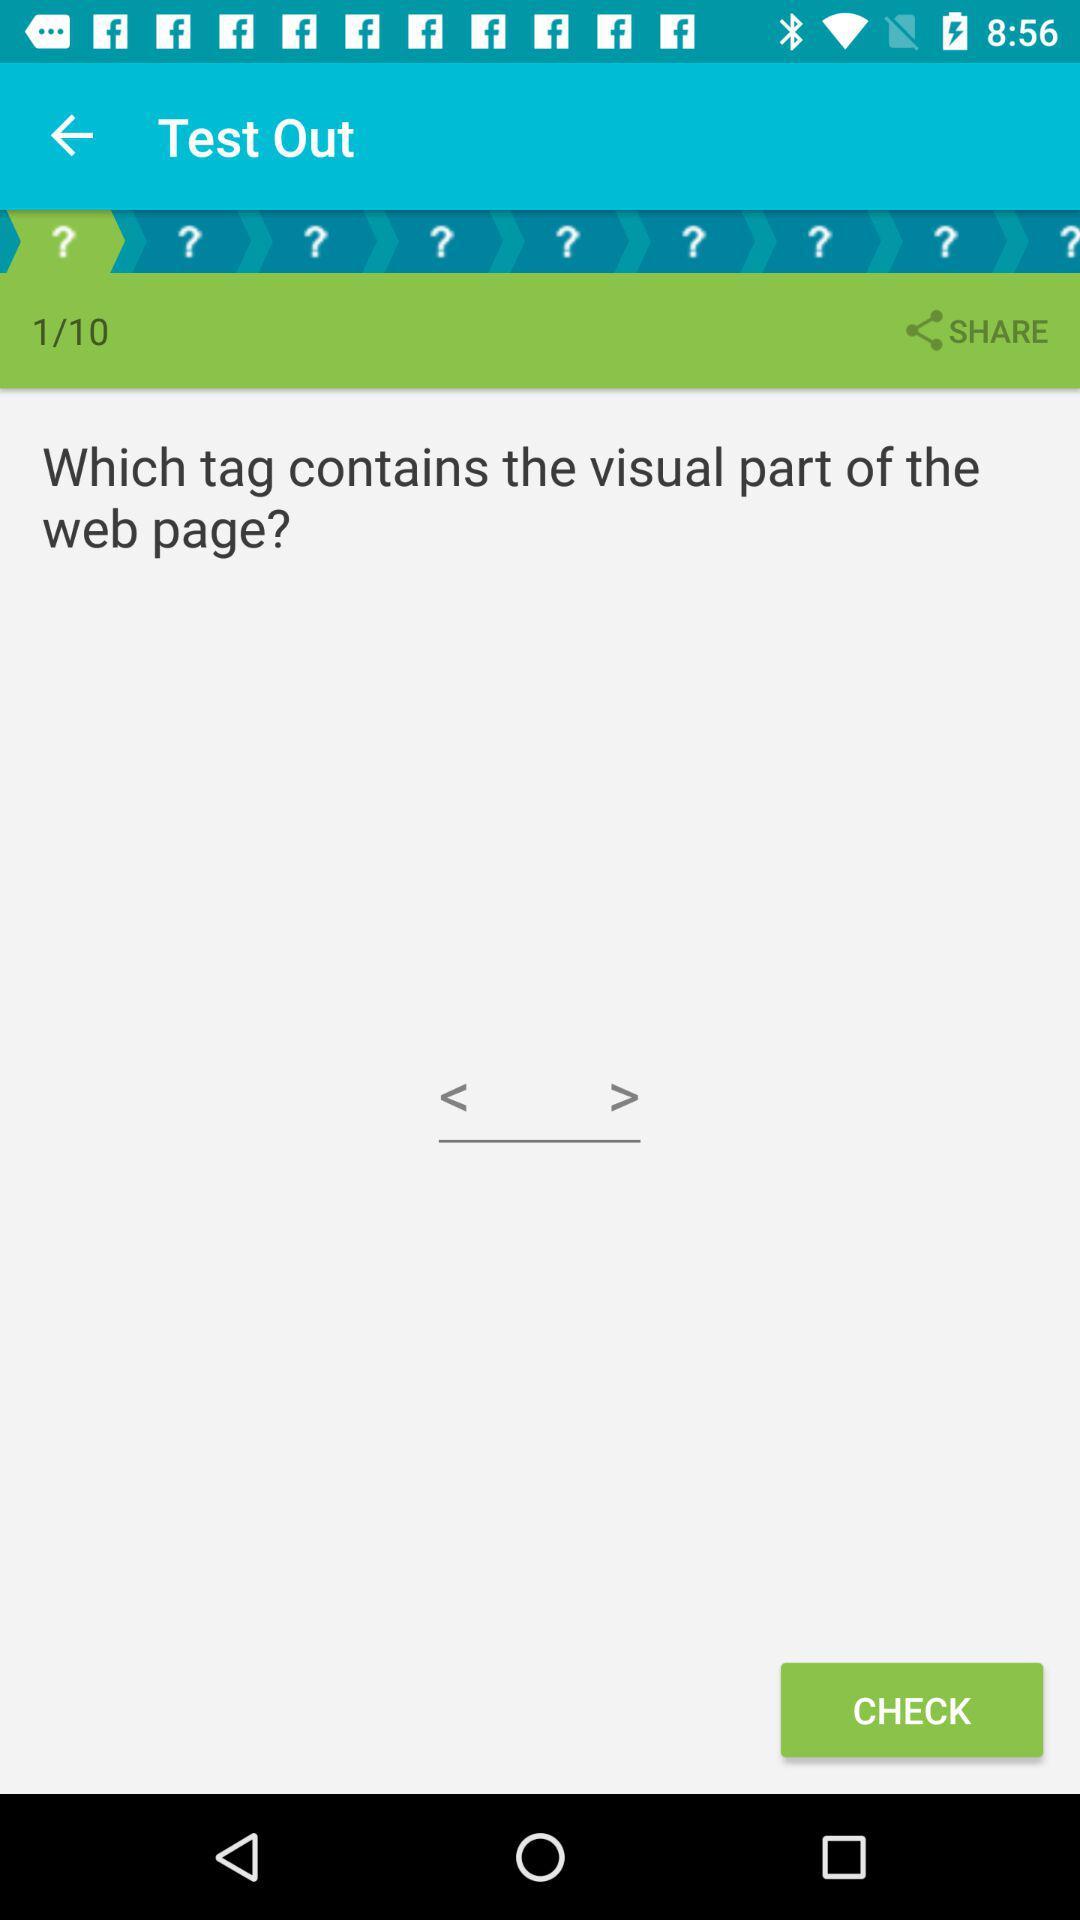 This screenshot has width=1080, height=1920. Describe the element at coordinates (61, 240) in the screenshot. I see `quesstion 1` at that location.